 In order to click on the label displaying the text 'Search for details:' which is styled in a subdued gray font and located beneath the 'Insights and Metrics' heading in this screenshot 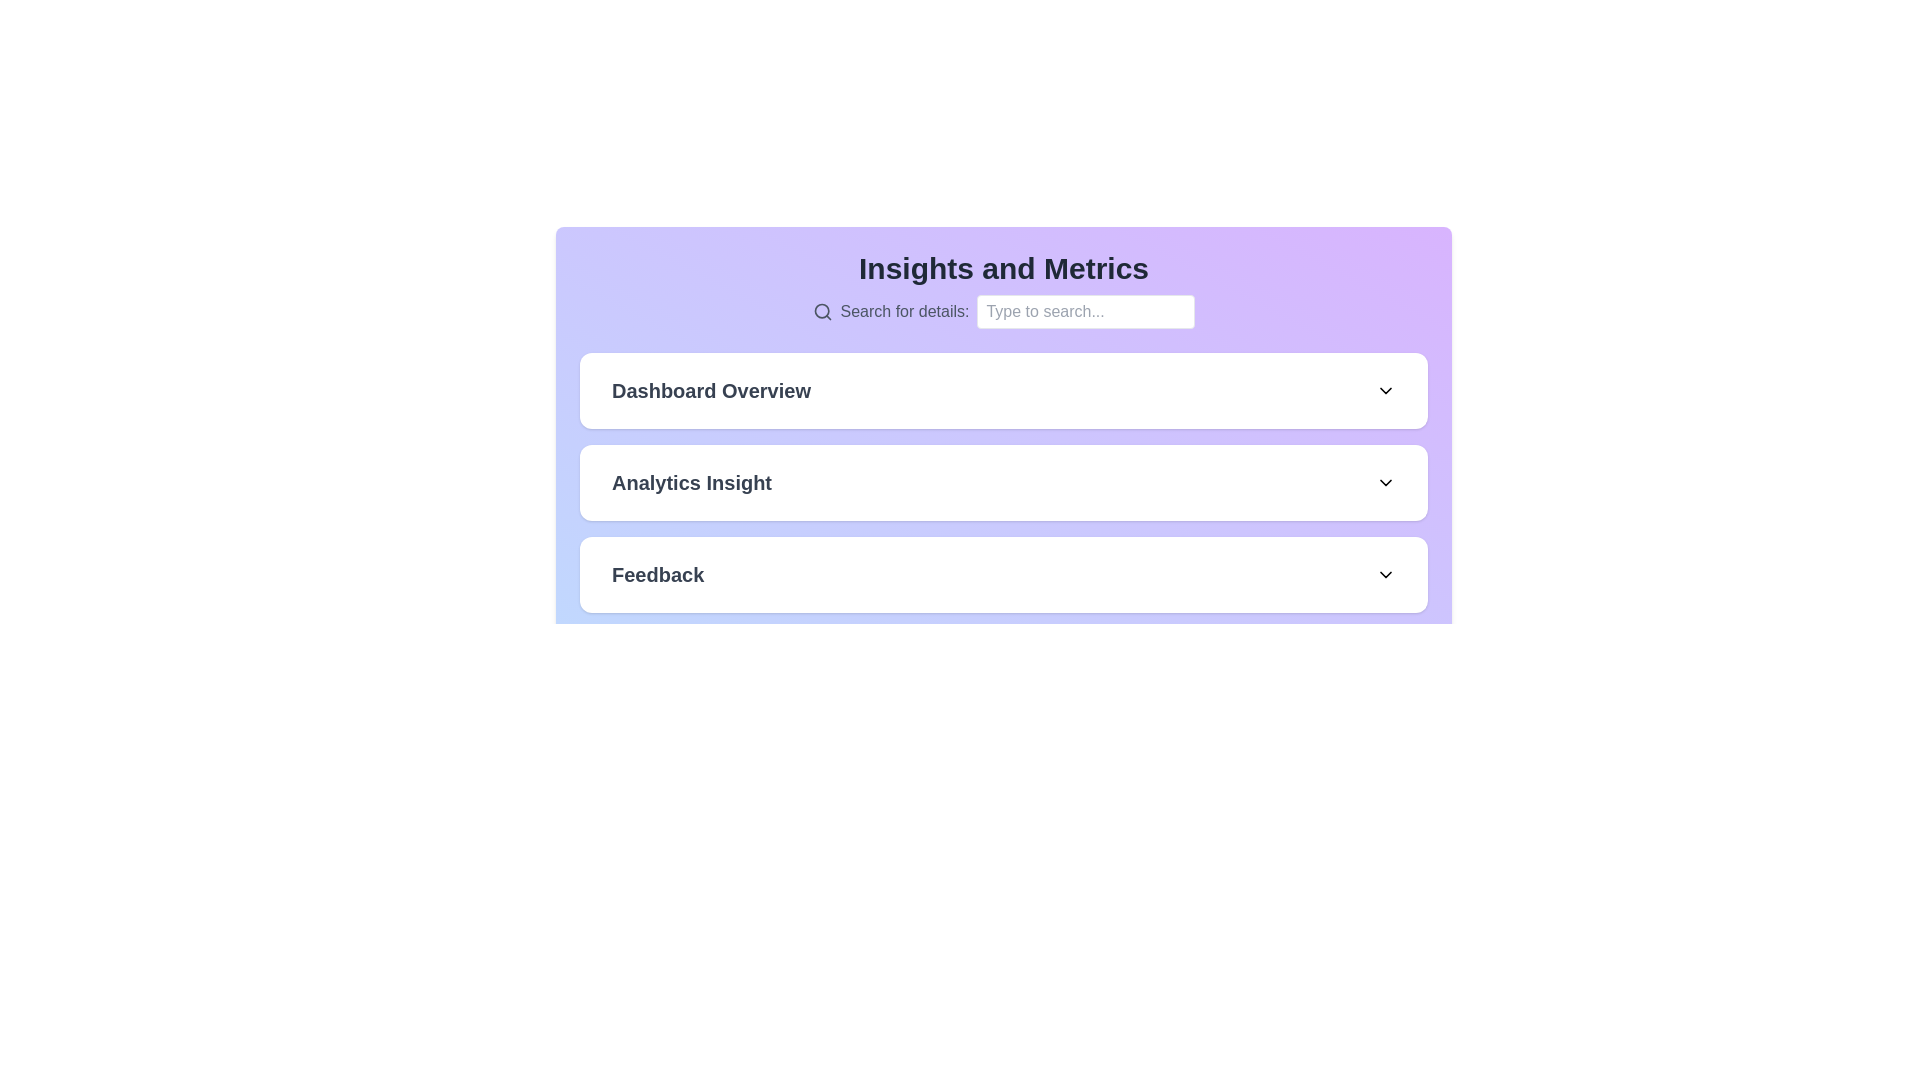, I will do `click(1003, 312)`.